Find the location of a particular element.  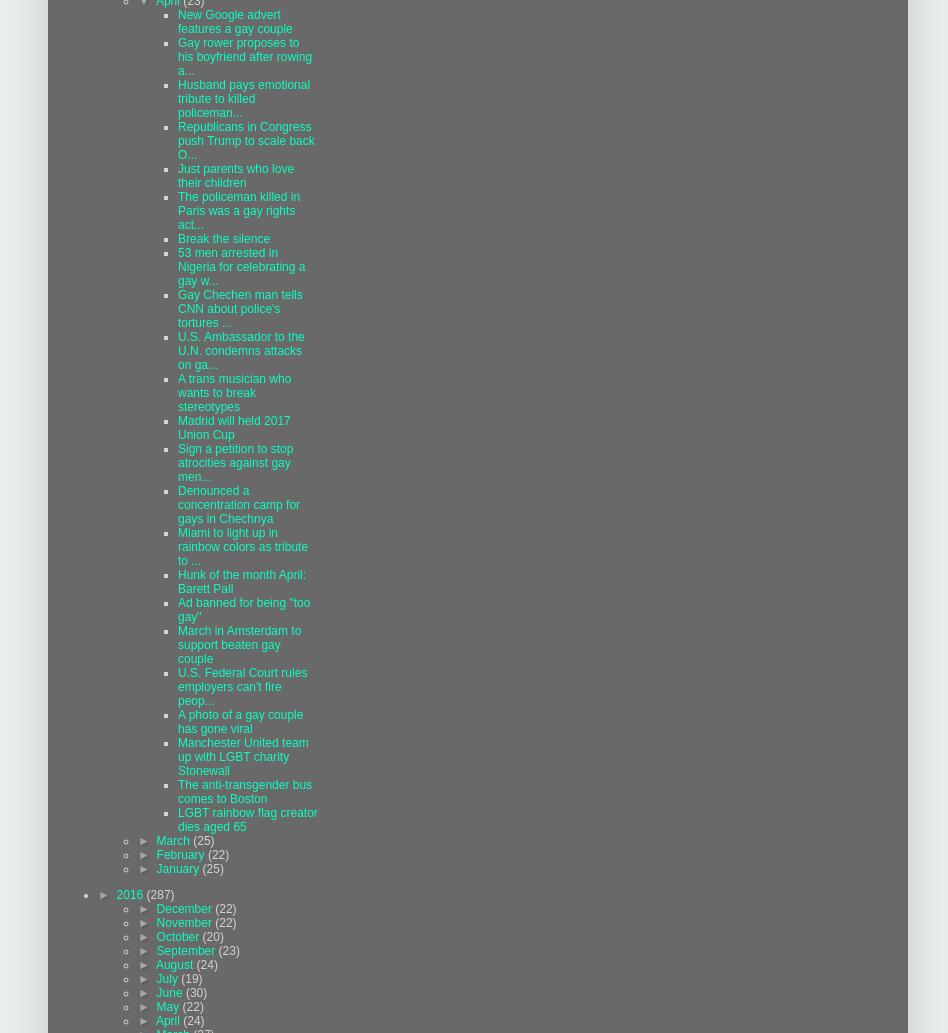

'U.S. Ambassador to the U.N. condemns attacks on ga...' is located at coordinates (177, 351).